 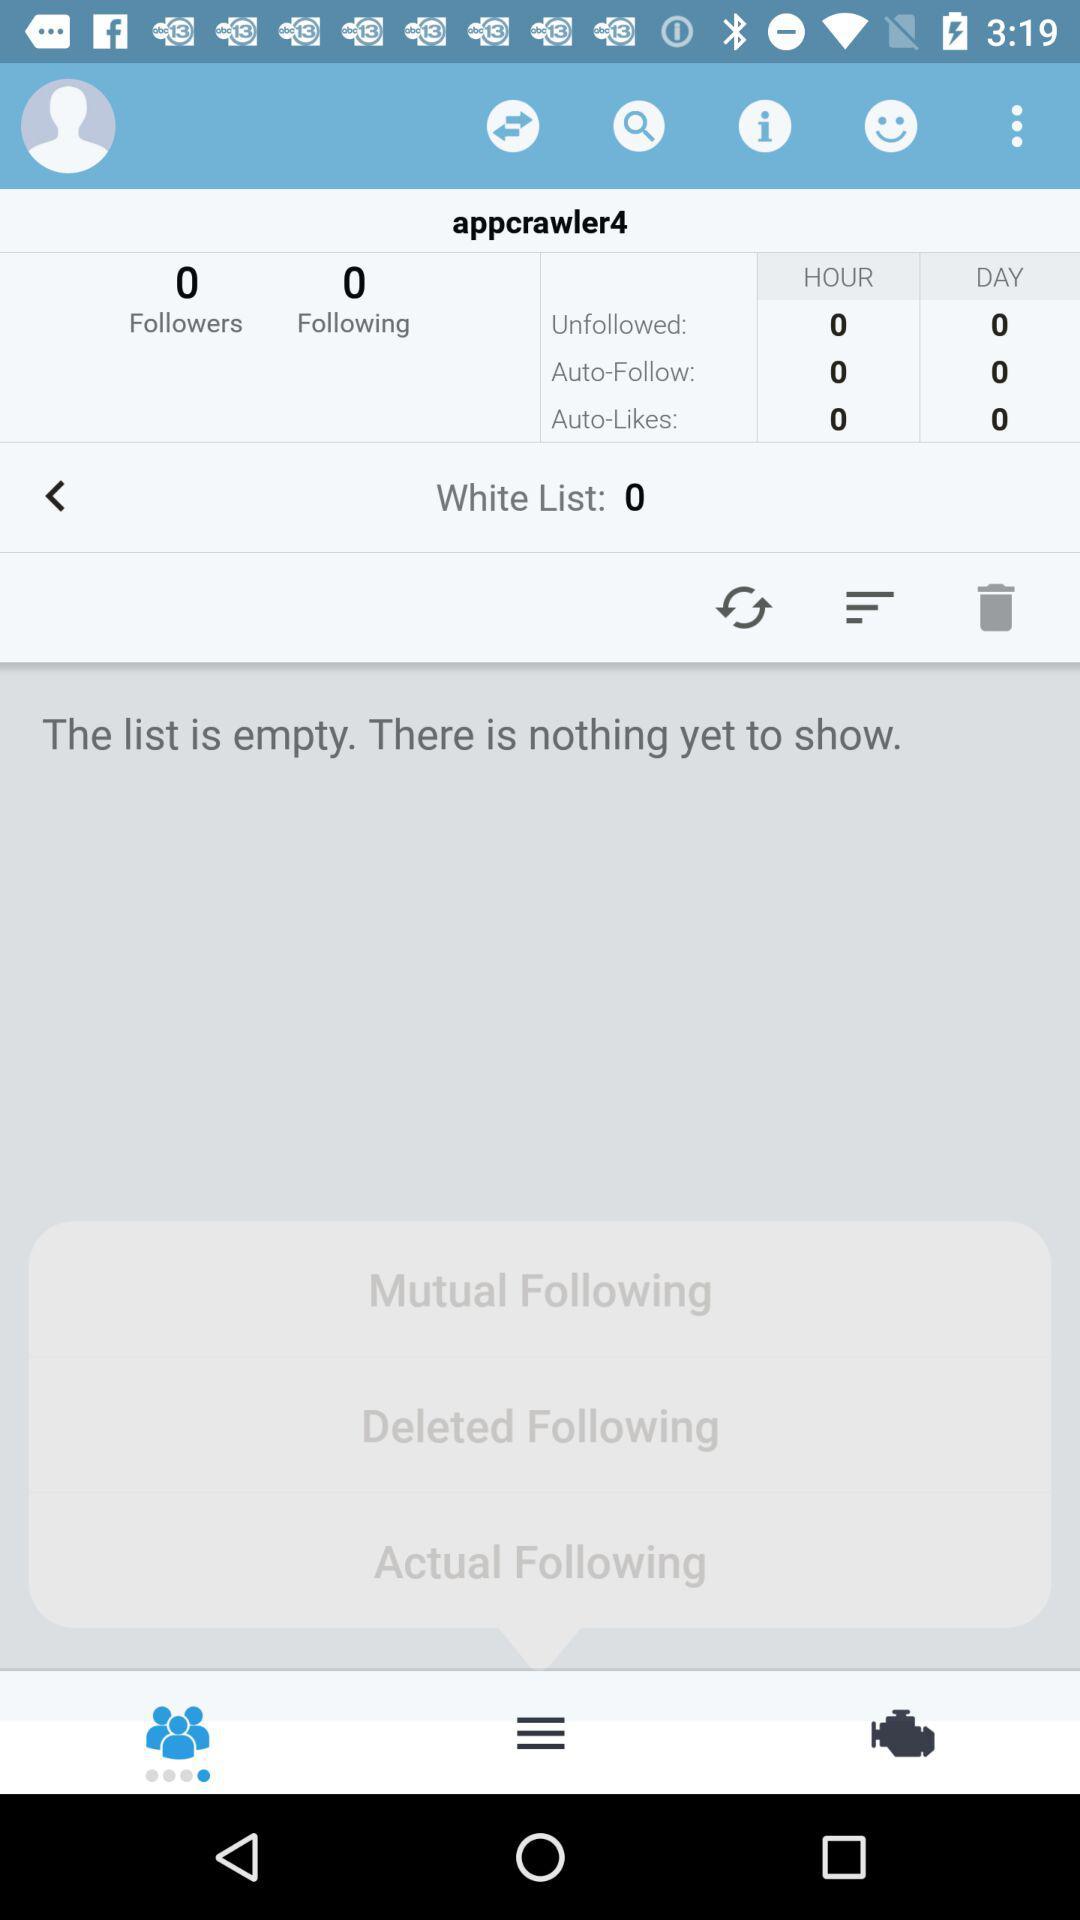 I want to click on the delete icon on the right center of the page, so click(x=995, y=605).